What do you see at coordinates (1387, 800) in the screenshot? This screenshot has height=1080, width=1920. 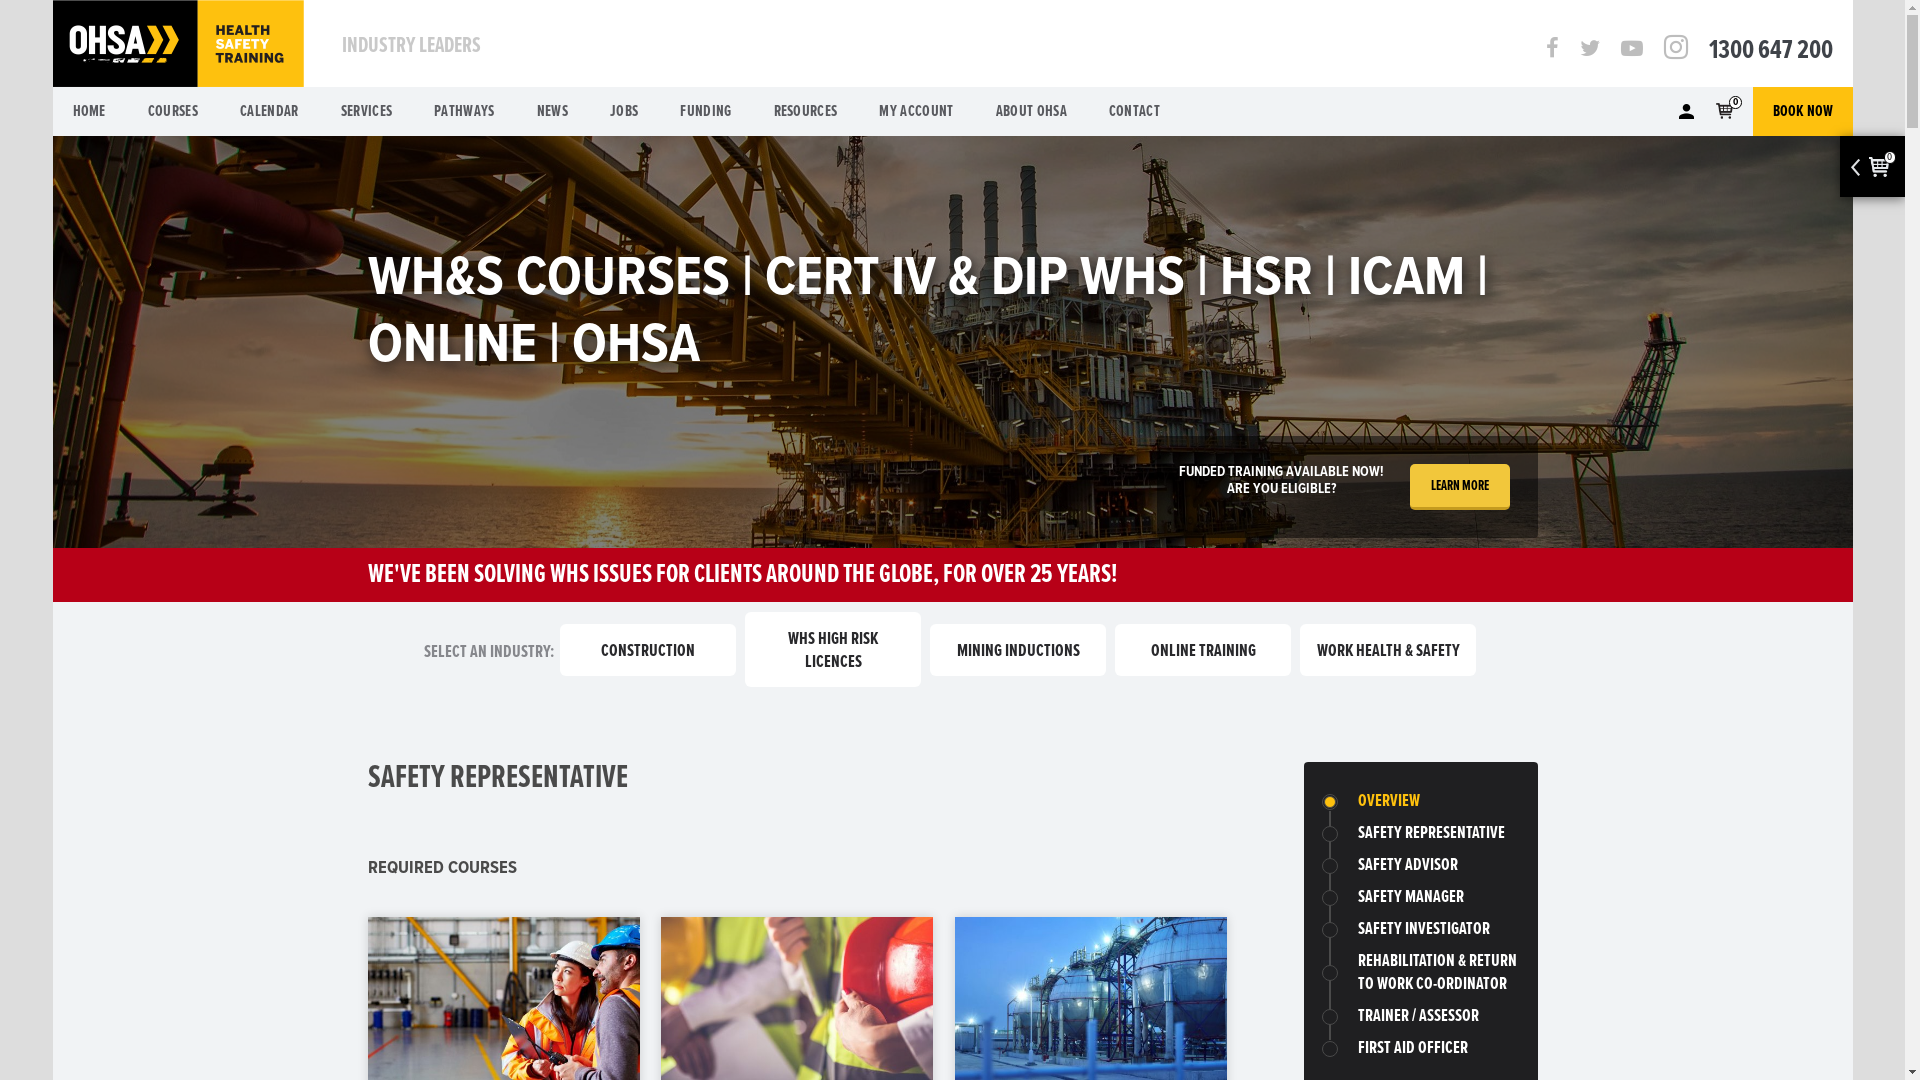 I see `'OVERVIEW'` at bounding box center [1387, 800].